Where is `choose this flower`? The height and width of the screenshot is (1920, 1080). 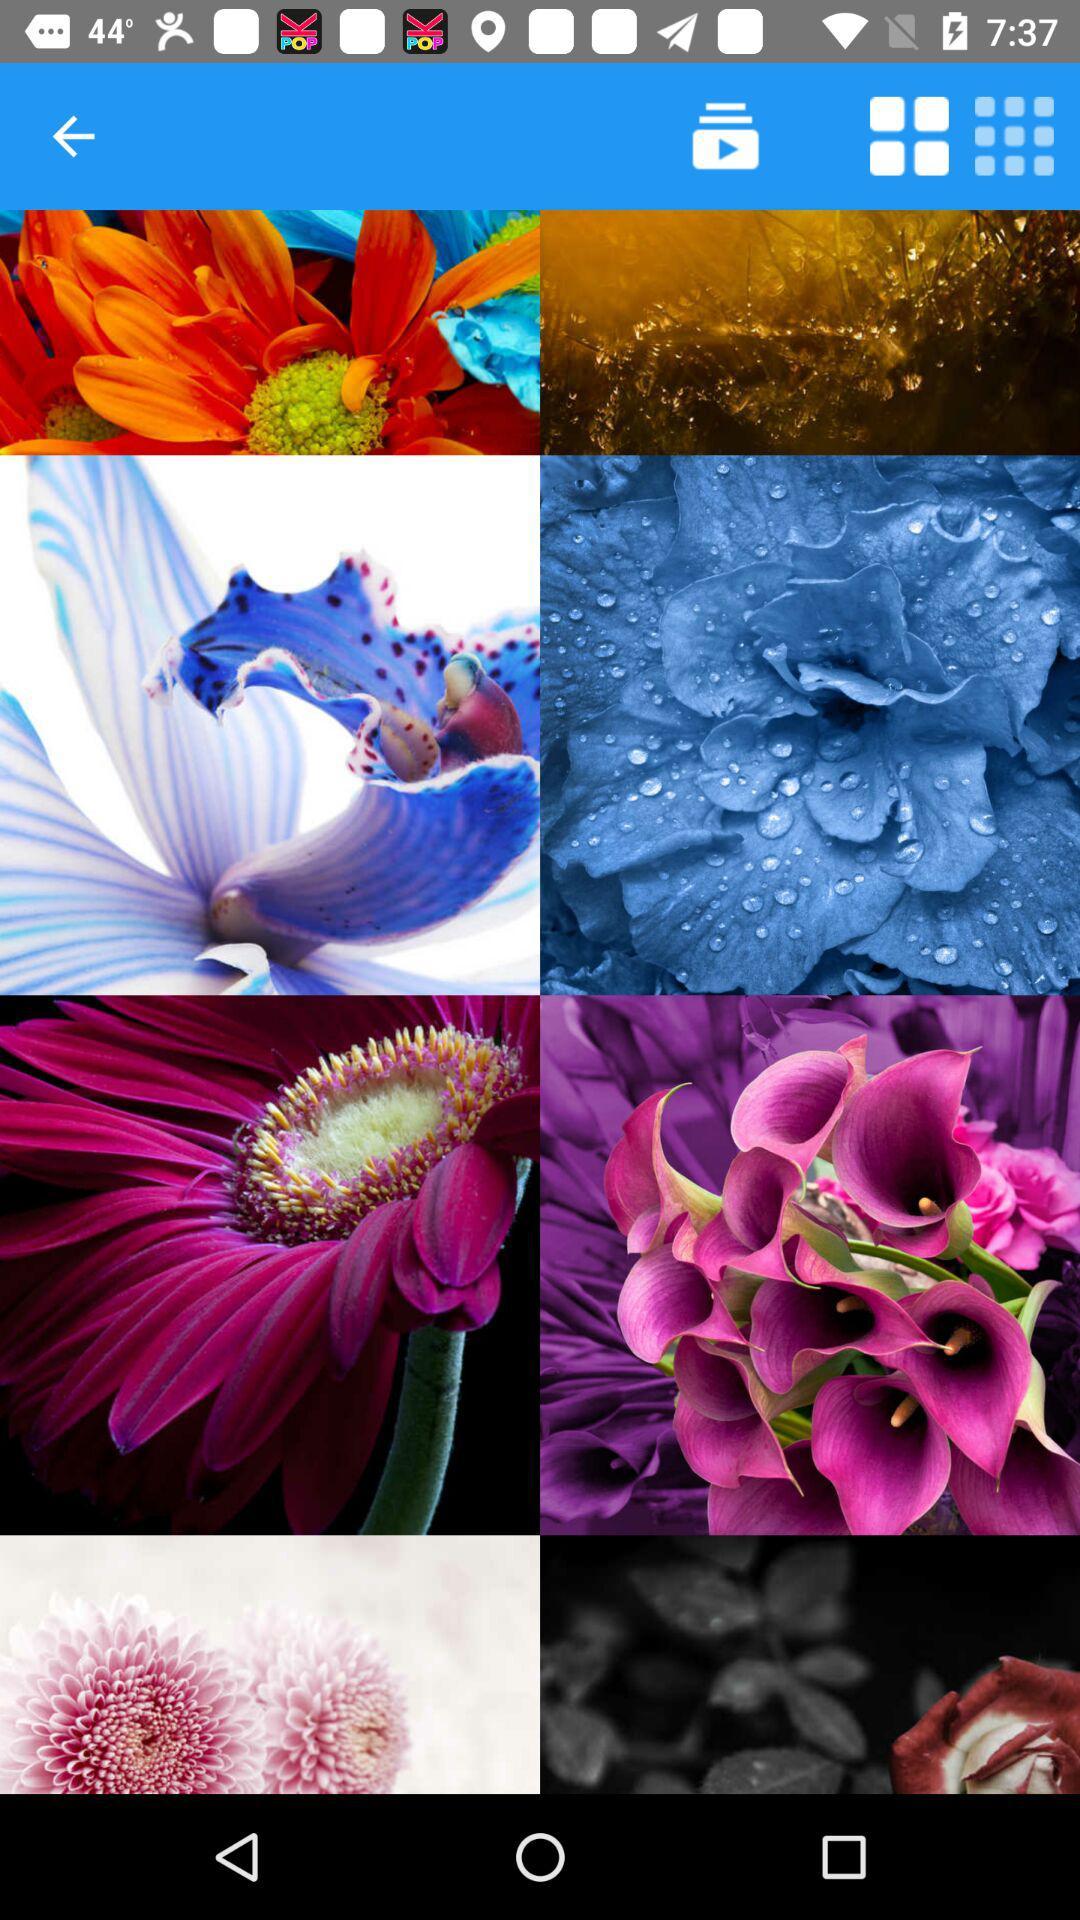 choose this flower is located at coordinates (810, 724).